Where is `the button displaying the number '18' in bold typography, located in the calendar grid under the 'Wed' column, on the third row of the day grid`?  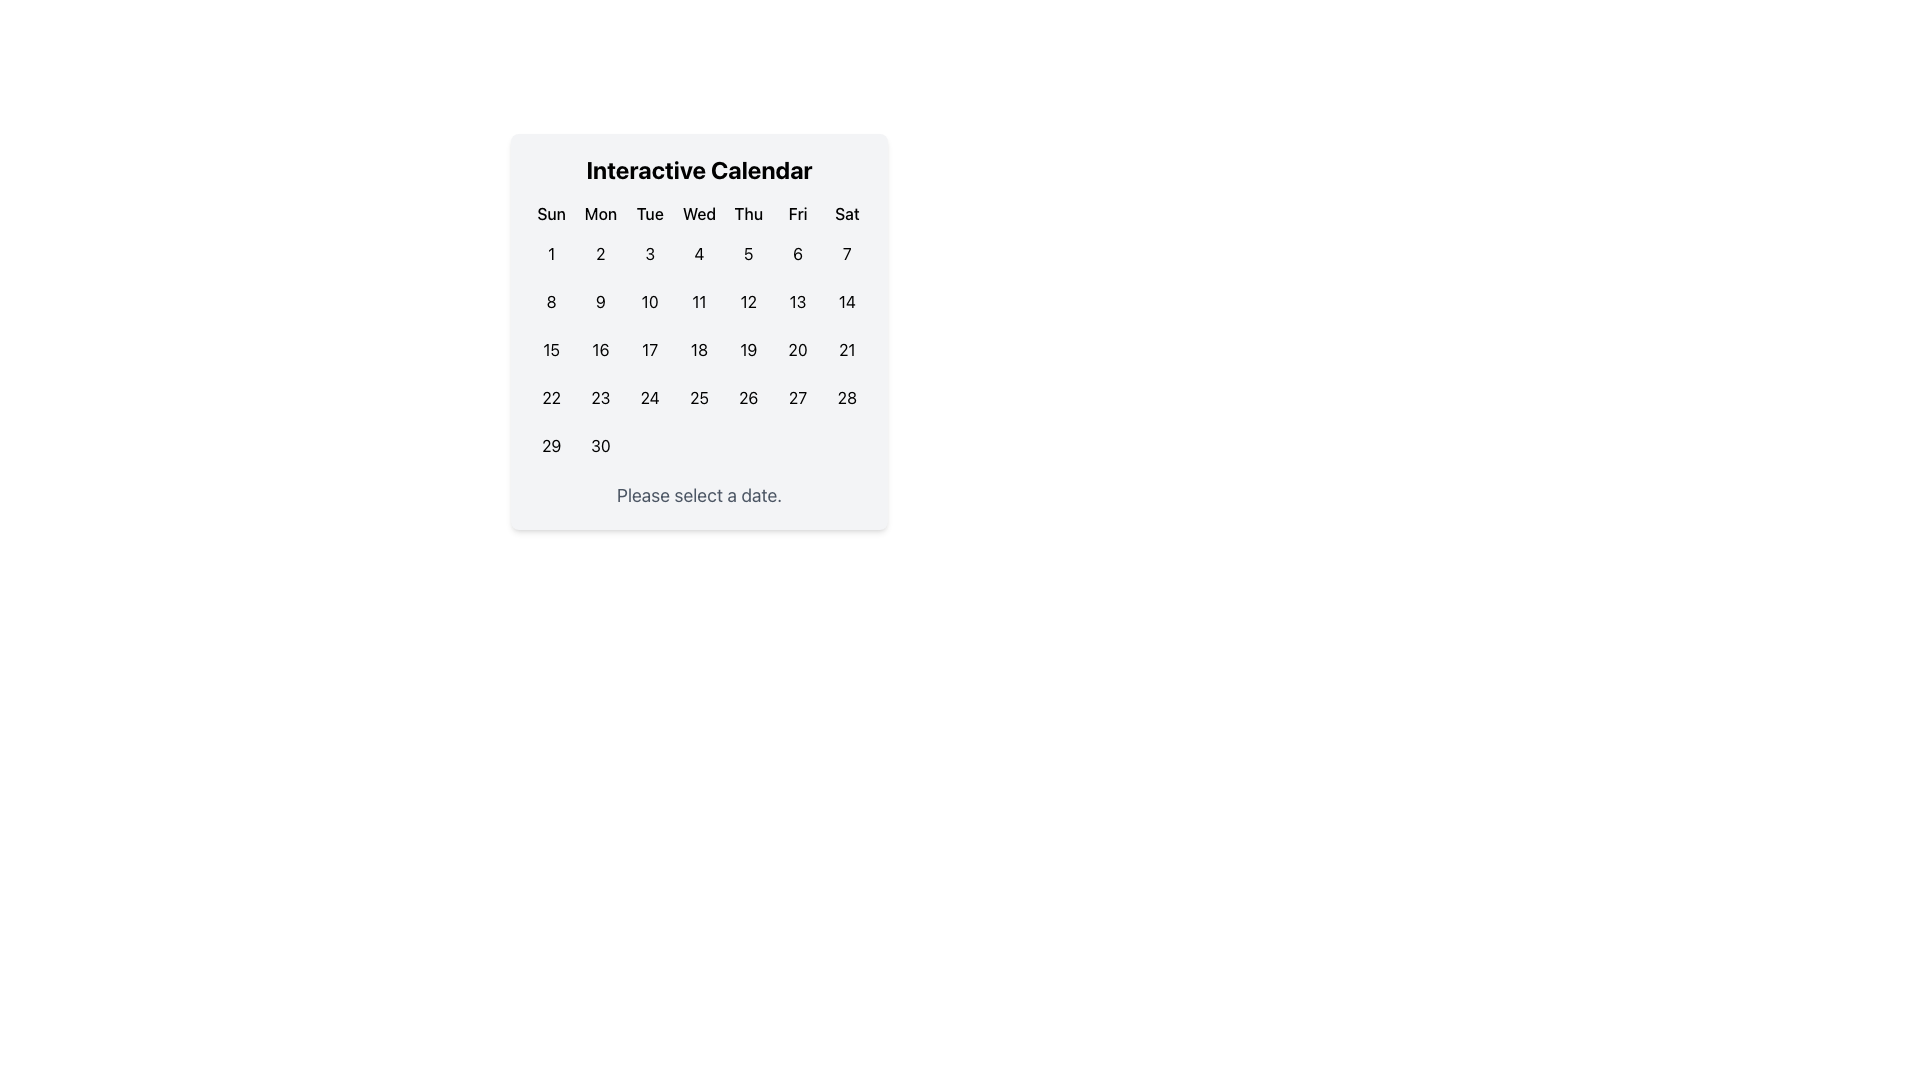
the button displaying the number '18' in bold typography, located in the calendar grid under the 'Wed' column, on the third row of the day grid is located at coordinates (699, 349).